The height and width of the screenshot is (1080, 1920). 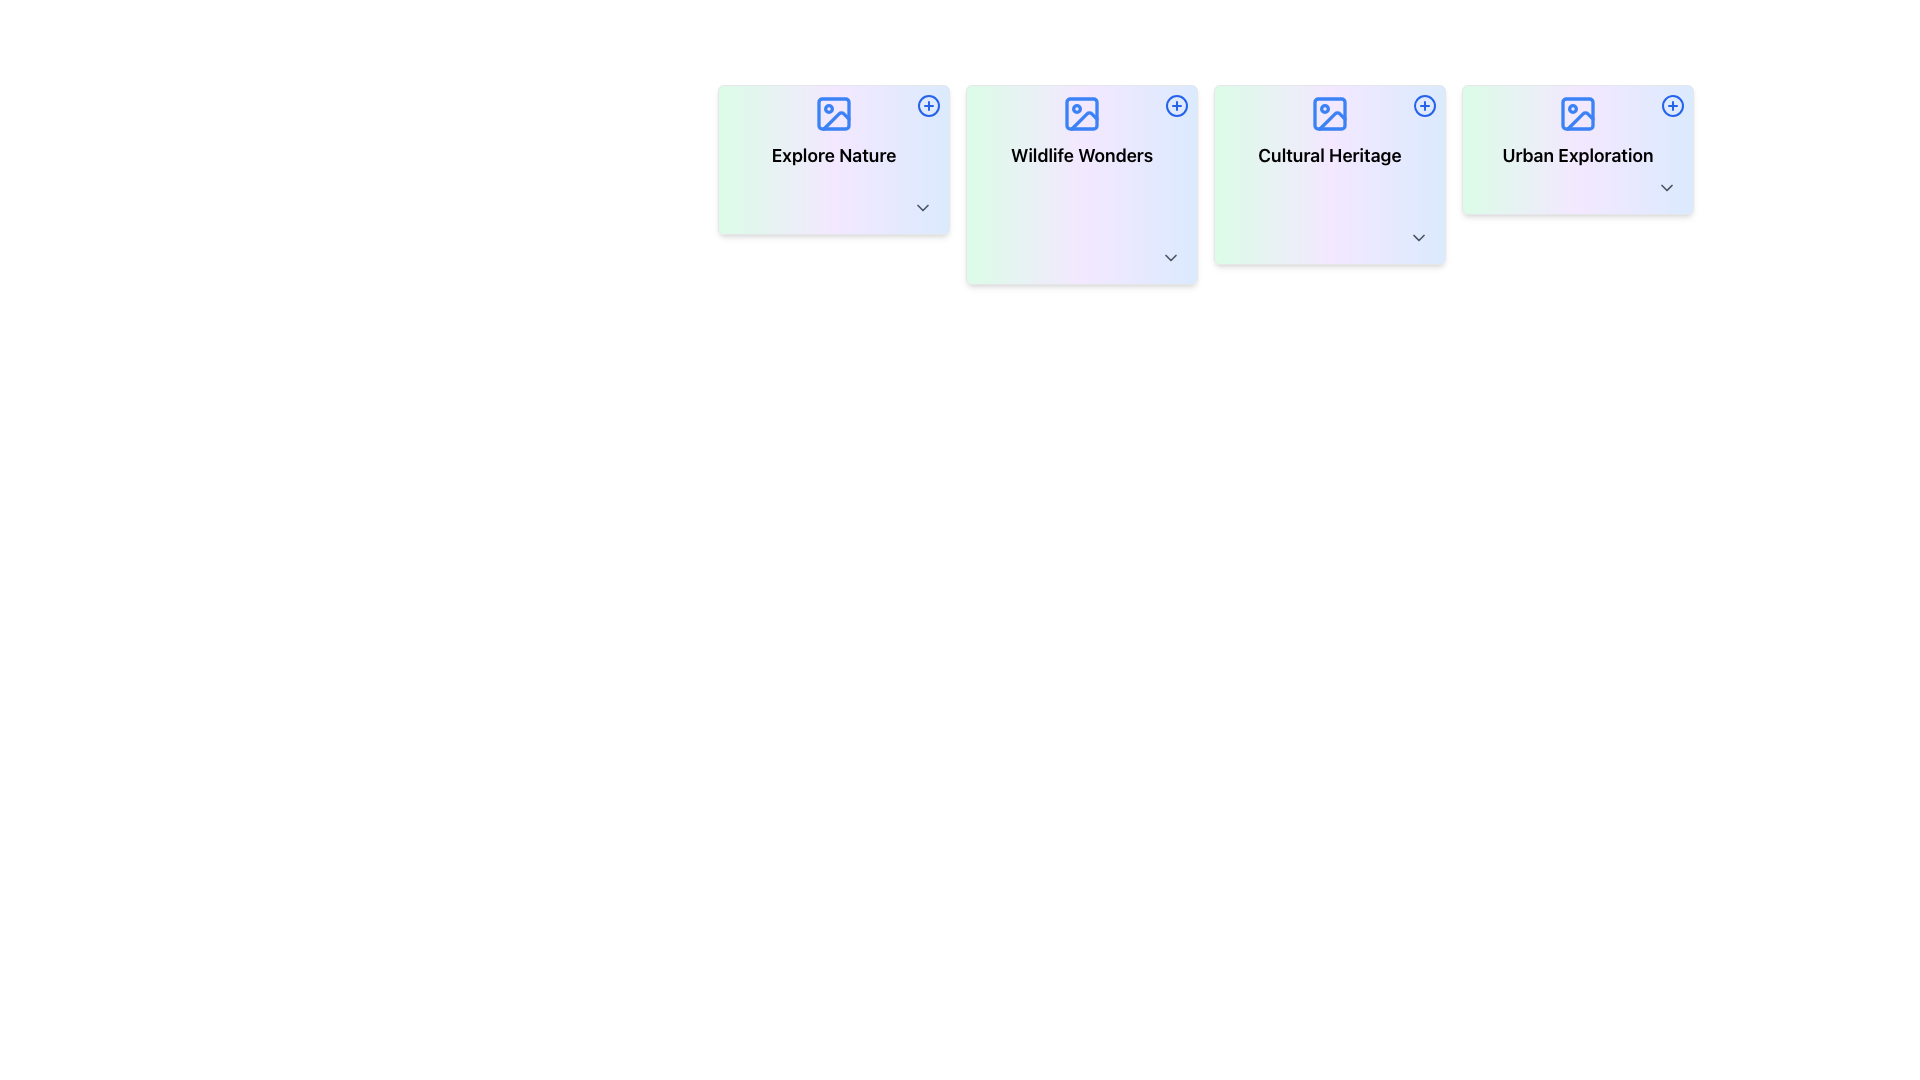 What do you see at coordinates (1080, 114) in the screenshot?
I see `the stylized blue image icon located at the top center of the 'Wildlife Wonders' card, which features a rectangular frame, a circle in the top left, and a curved line through the frame` at bounding box center [1080, 114].